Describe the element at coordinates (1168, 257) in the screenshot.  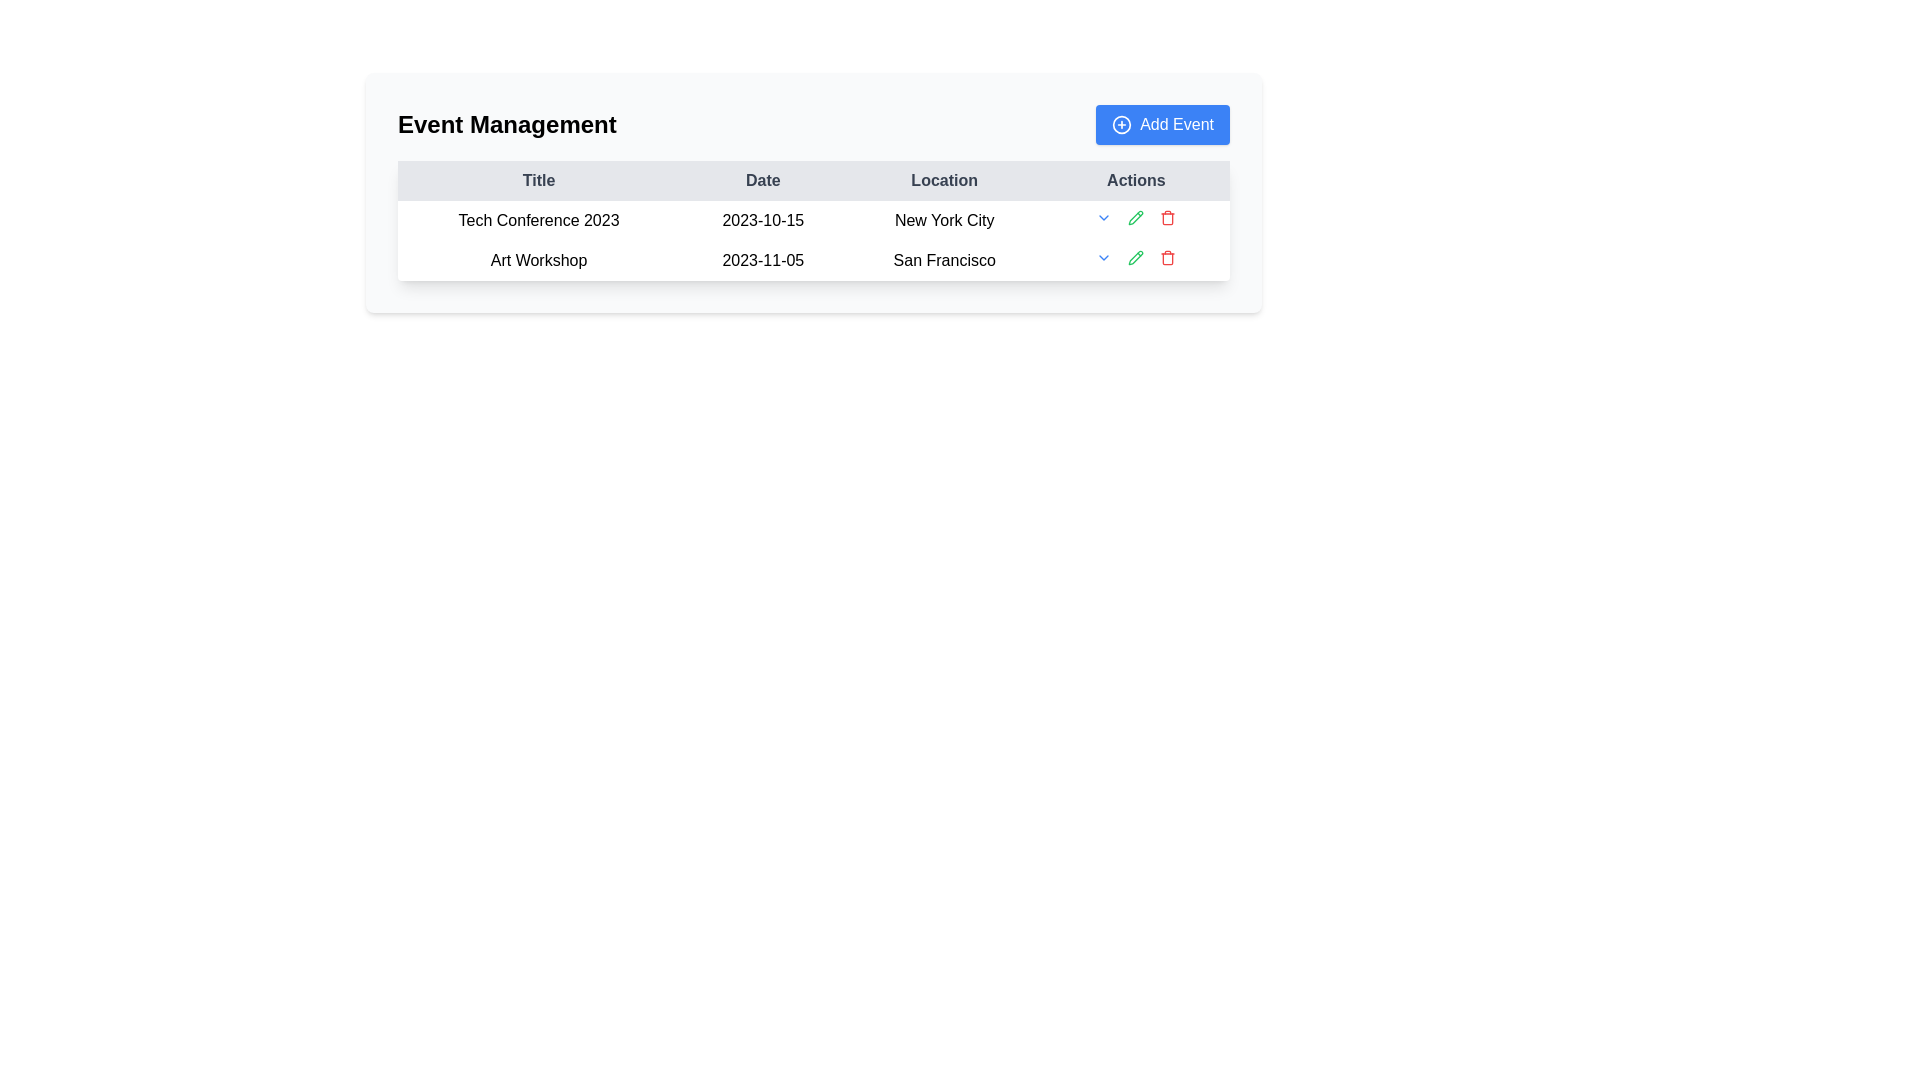
I see `the delete button in the second row of the table under the 'Actions' column` at that location.